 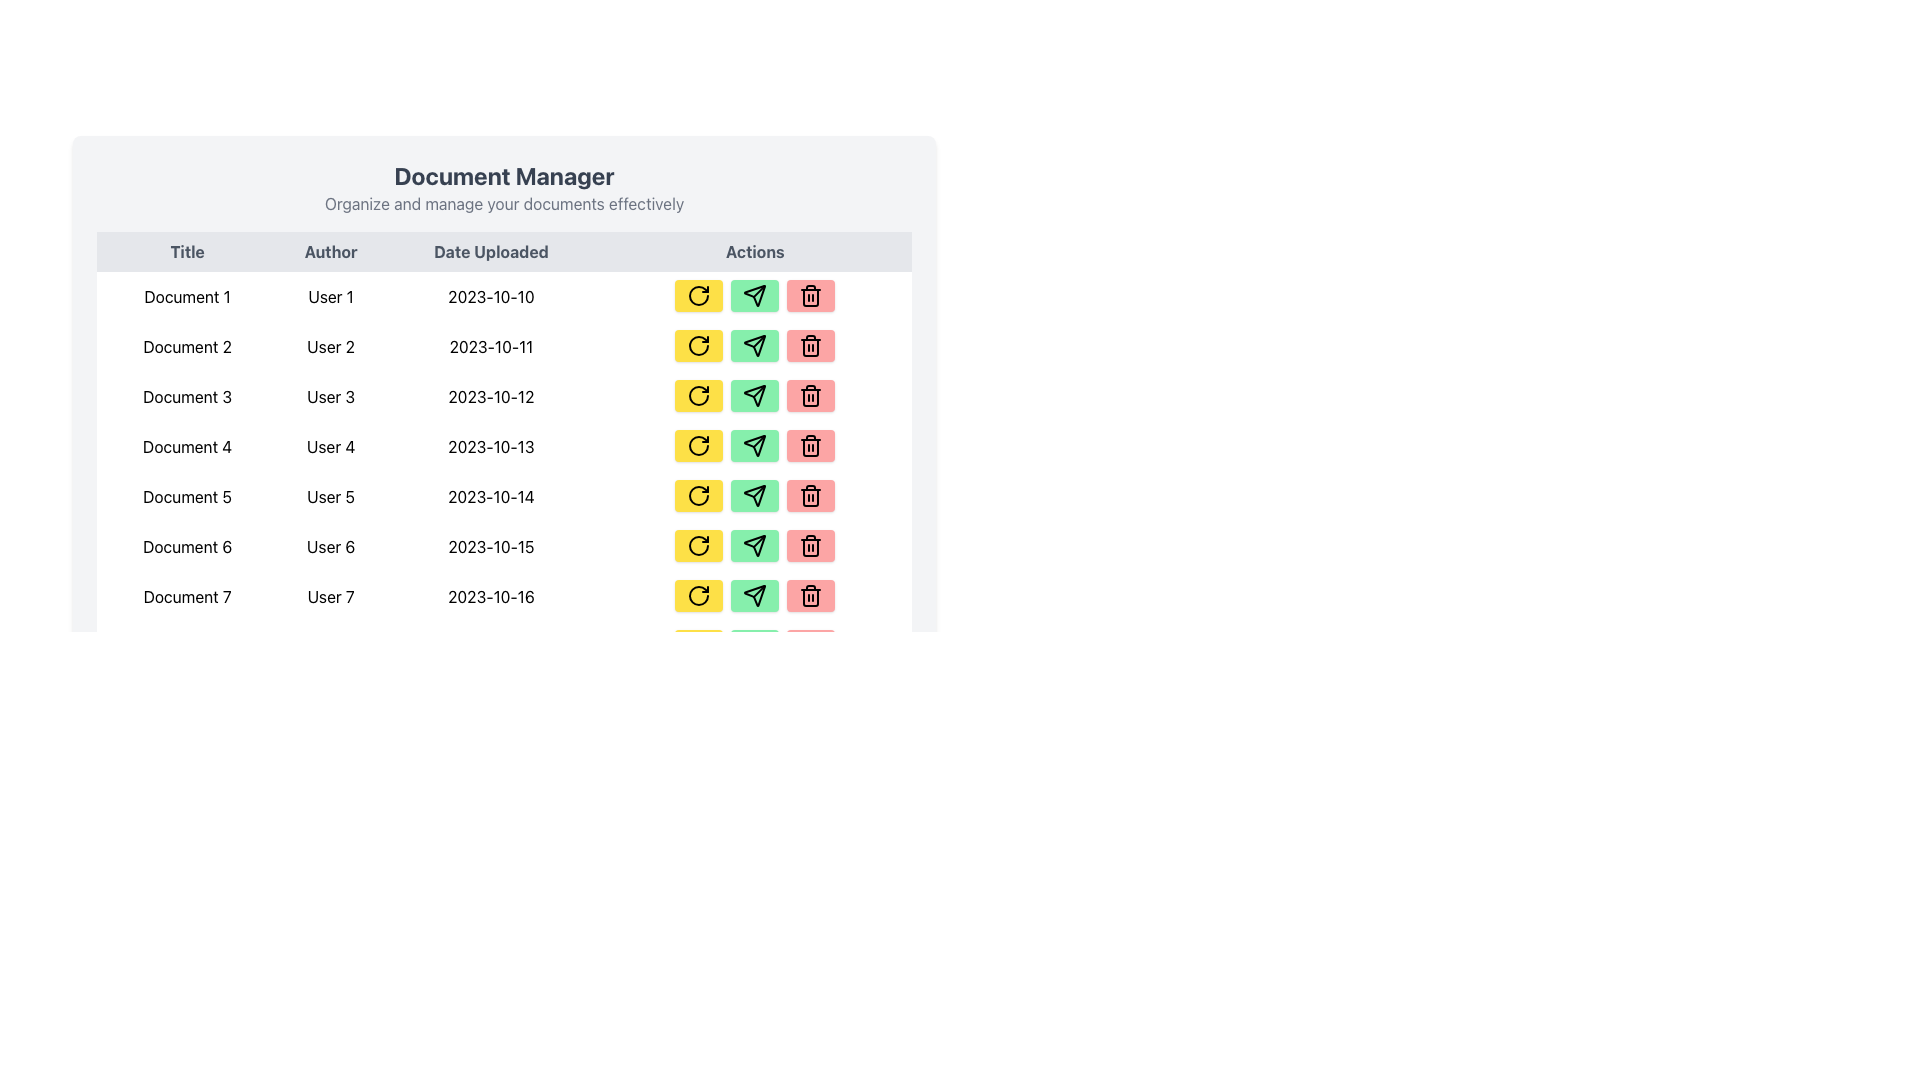 I want to click on the 'Refresh' action button located in the 'Actions' column of the table row for 'Document 4' authored by 'User 4', so click(x=699, y=445).